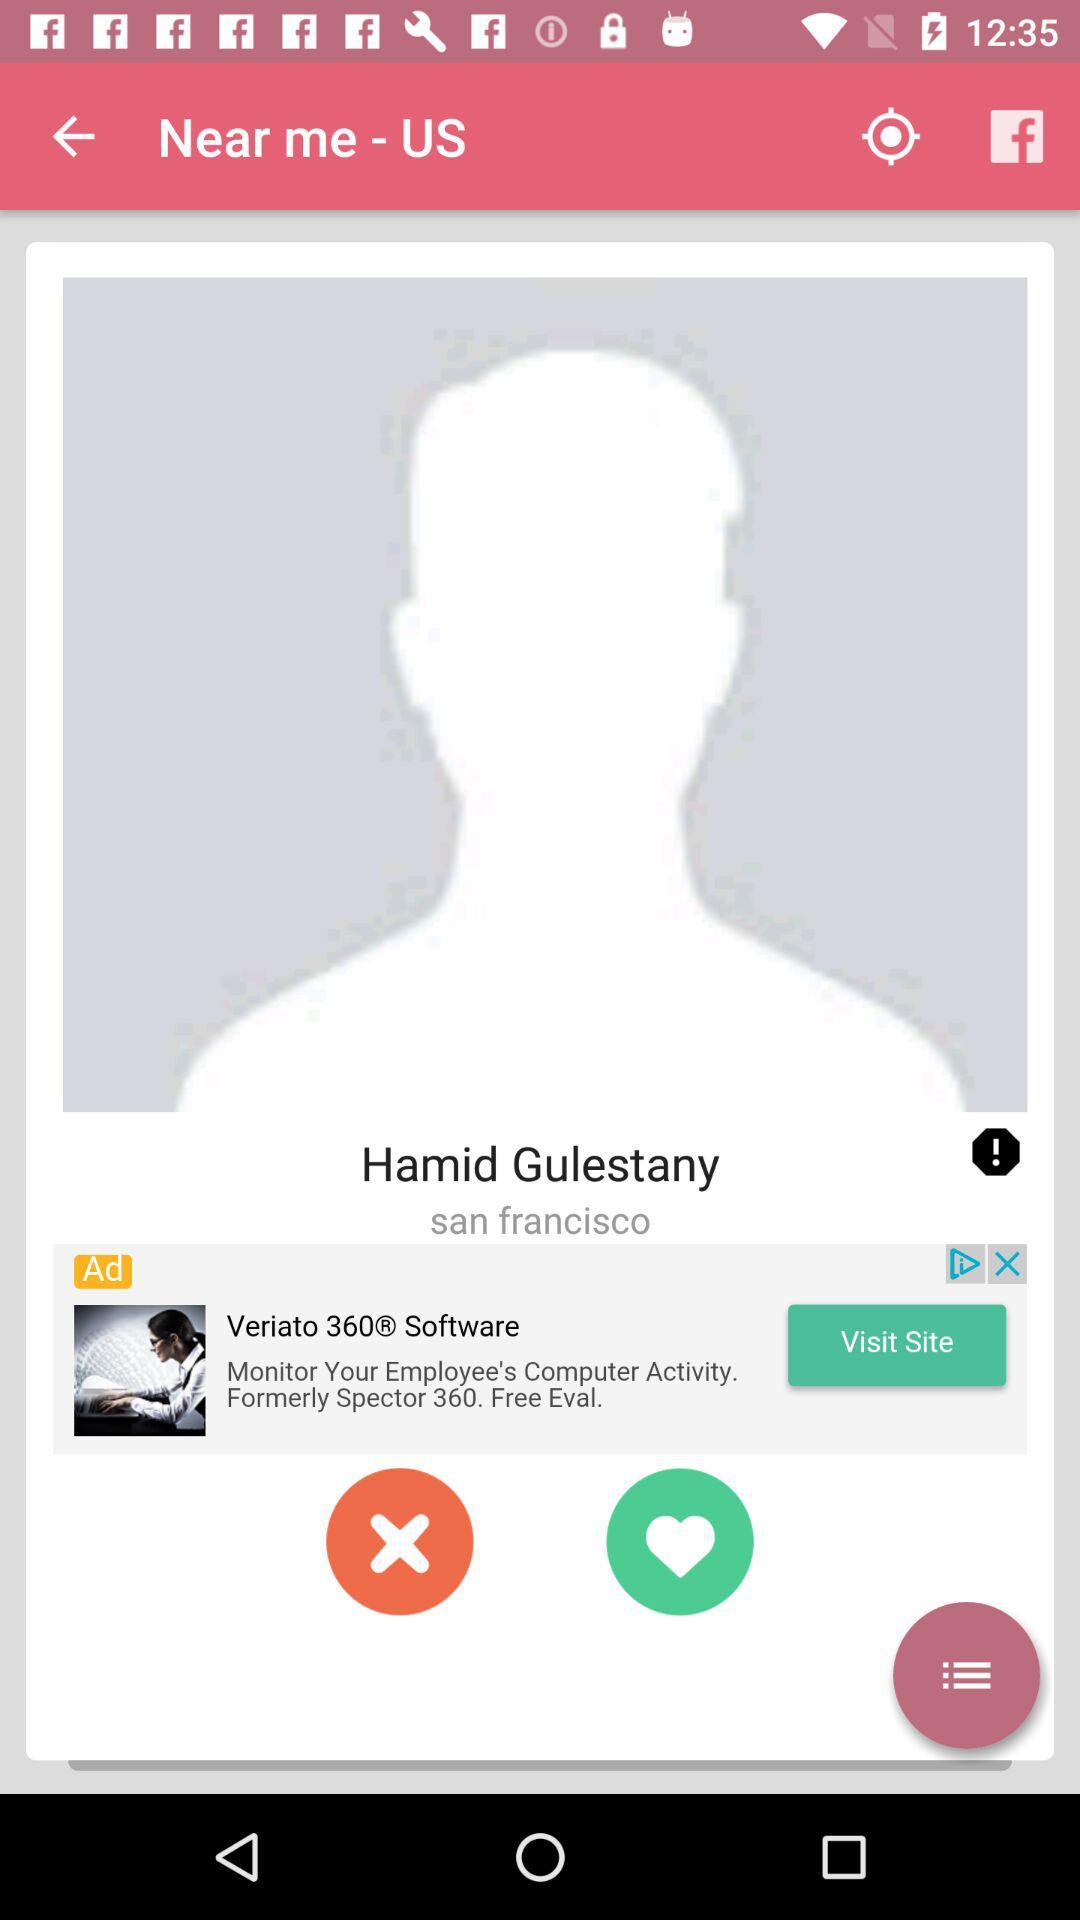  I want to click on like person, so click(678, 1540).